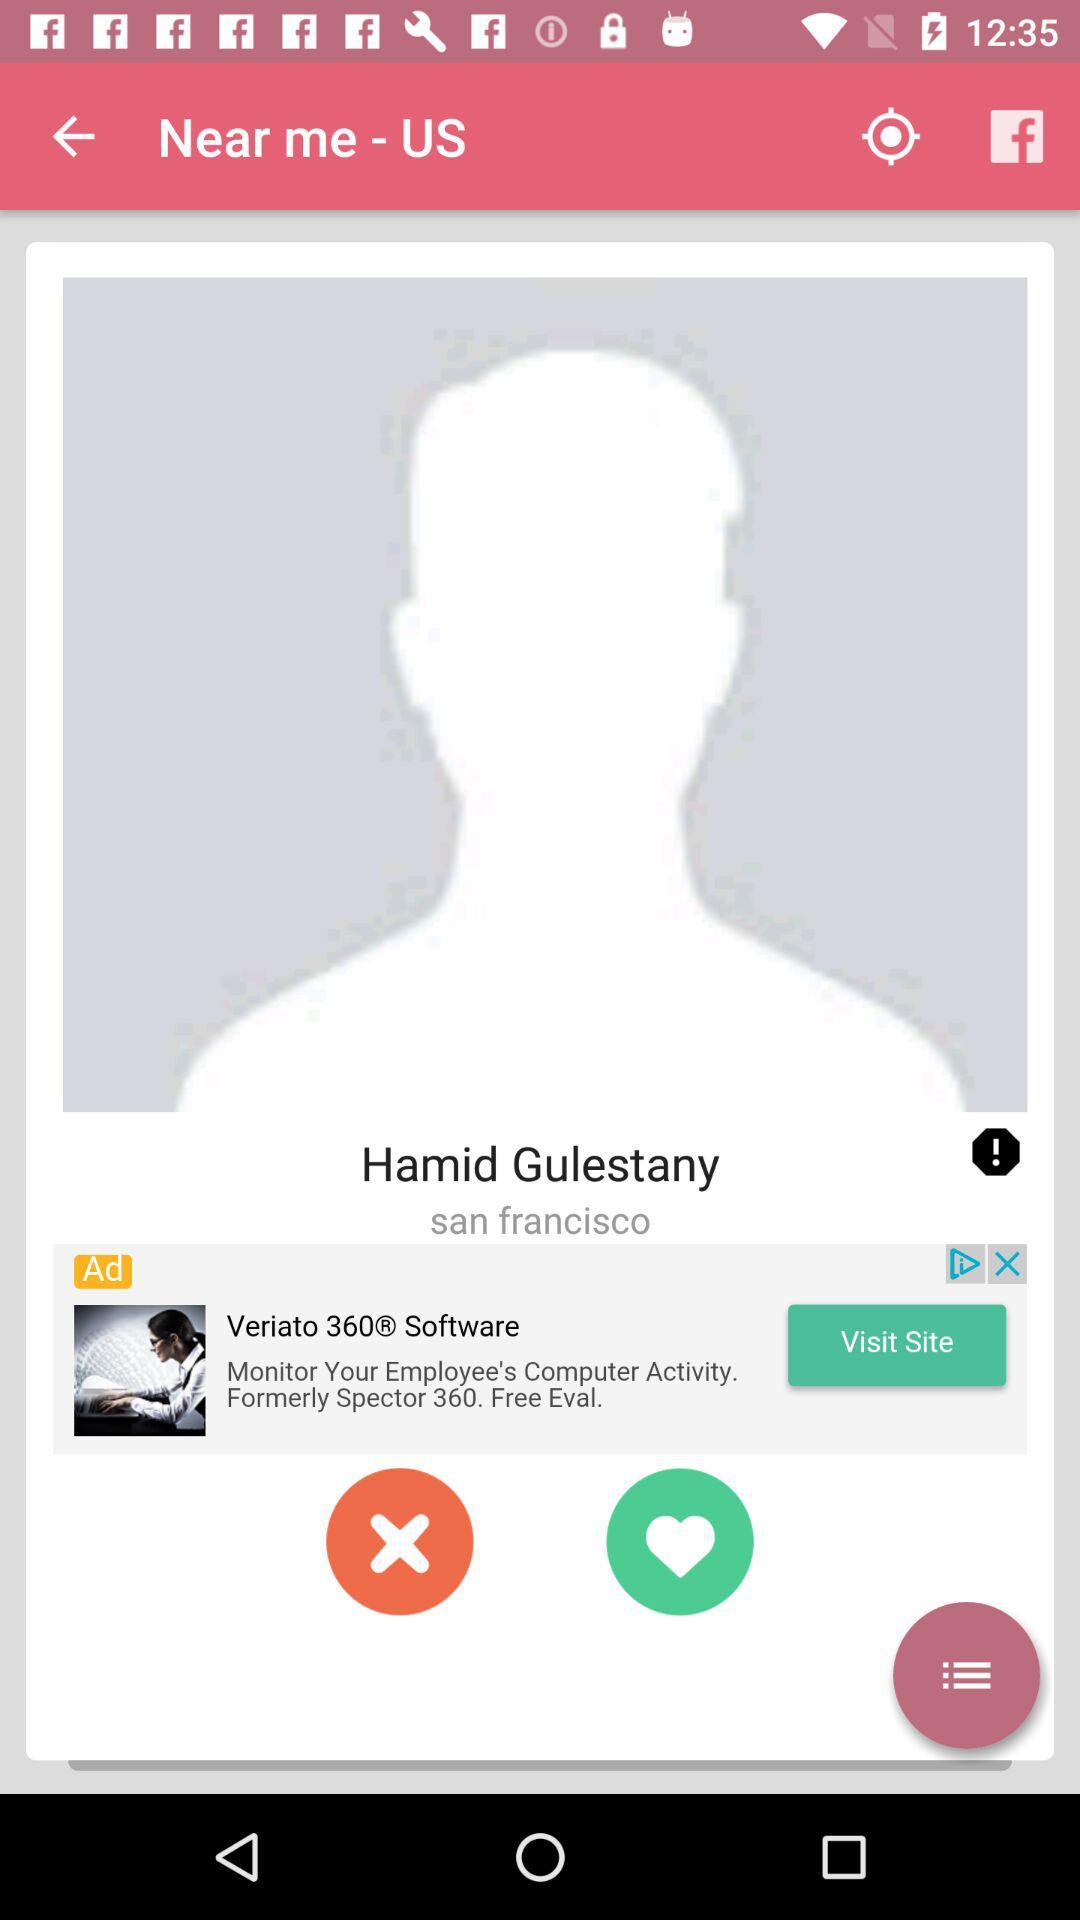  I want to click on like person, so click(678, 1540).